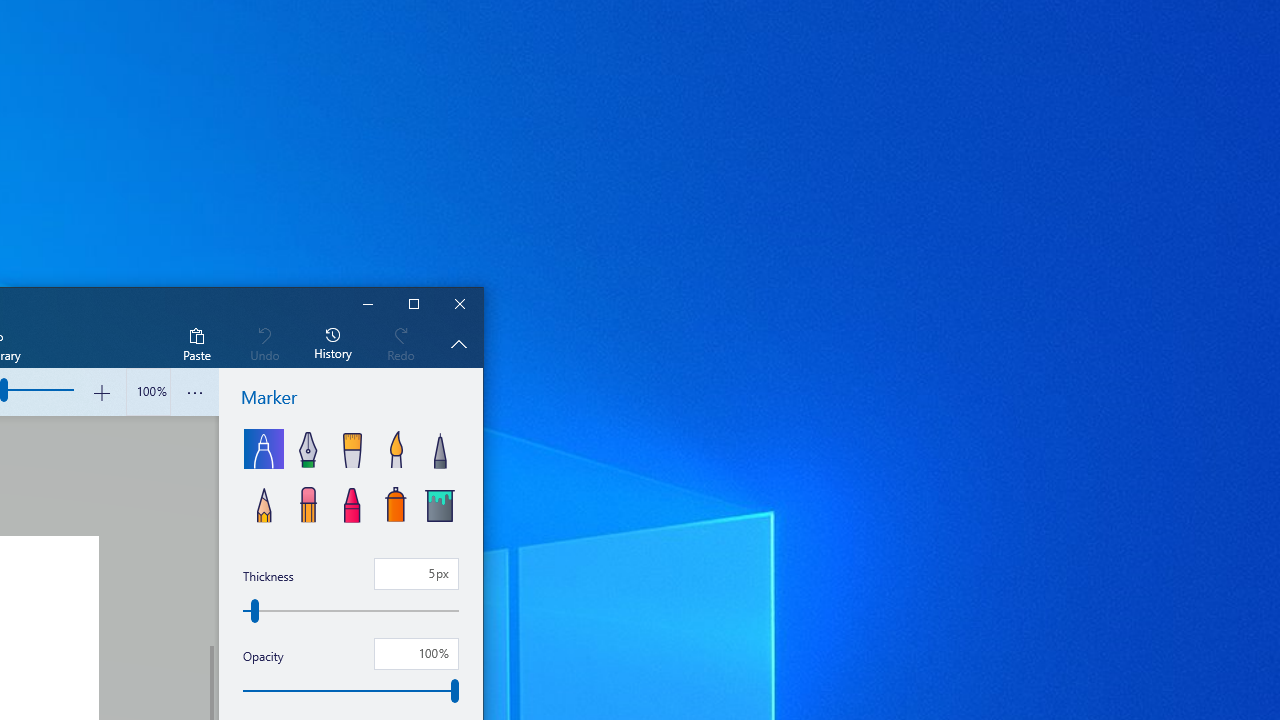 The height and width of the screenshot is (720, 1280). I want to click on 'Calligraphy pen', so click(306, 447).